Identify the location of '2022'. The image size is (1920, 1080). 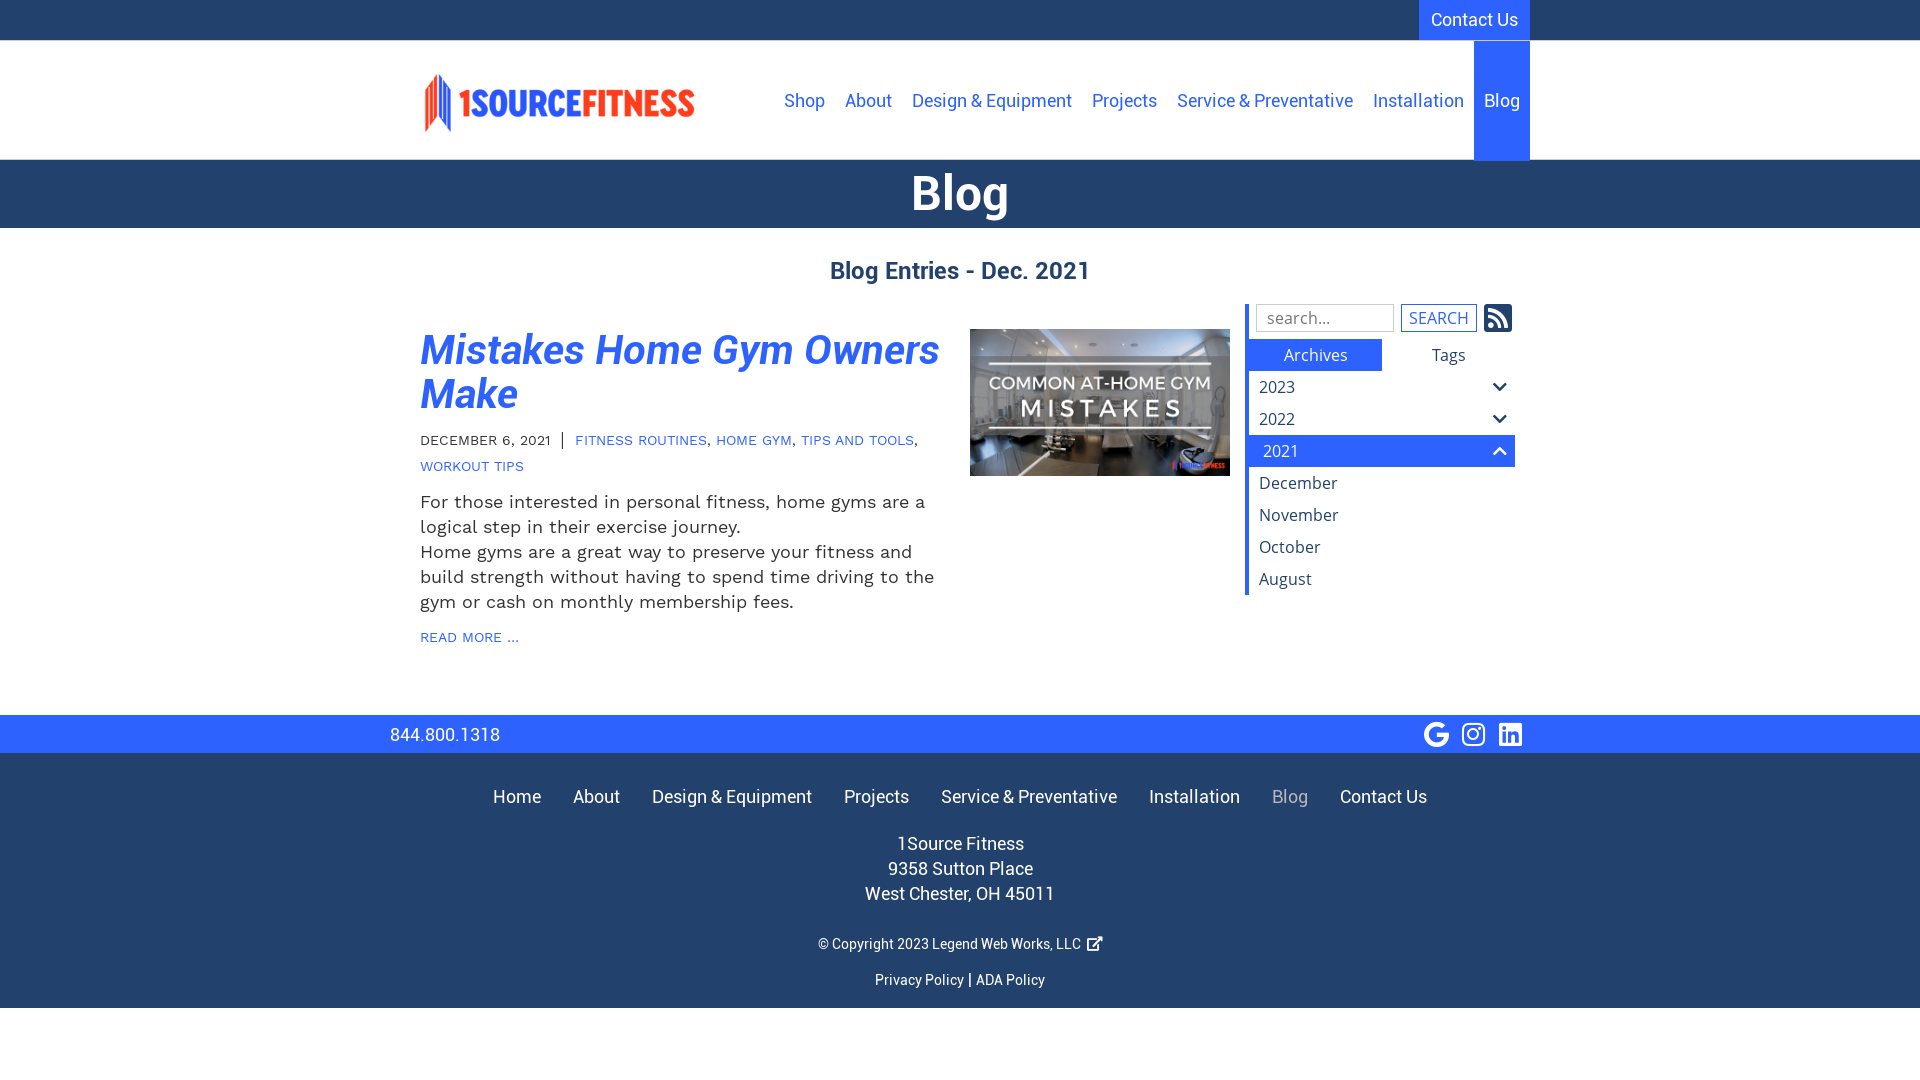
(1381, 418).